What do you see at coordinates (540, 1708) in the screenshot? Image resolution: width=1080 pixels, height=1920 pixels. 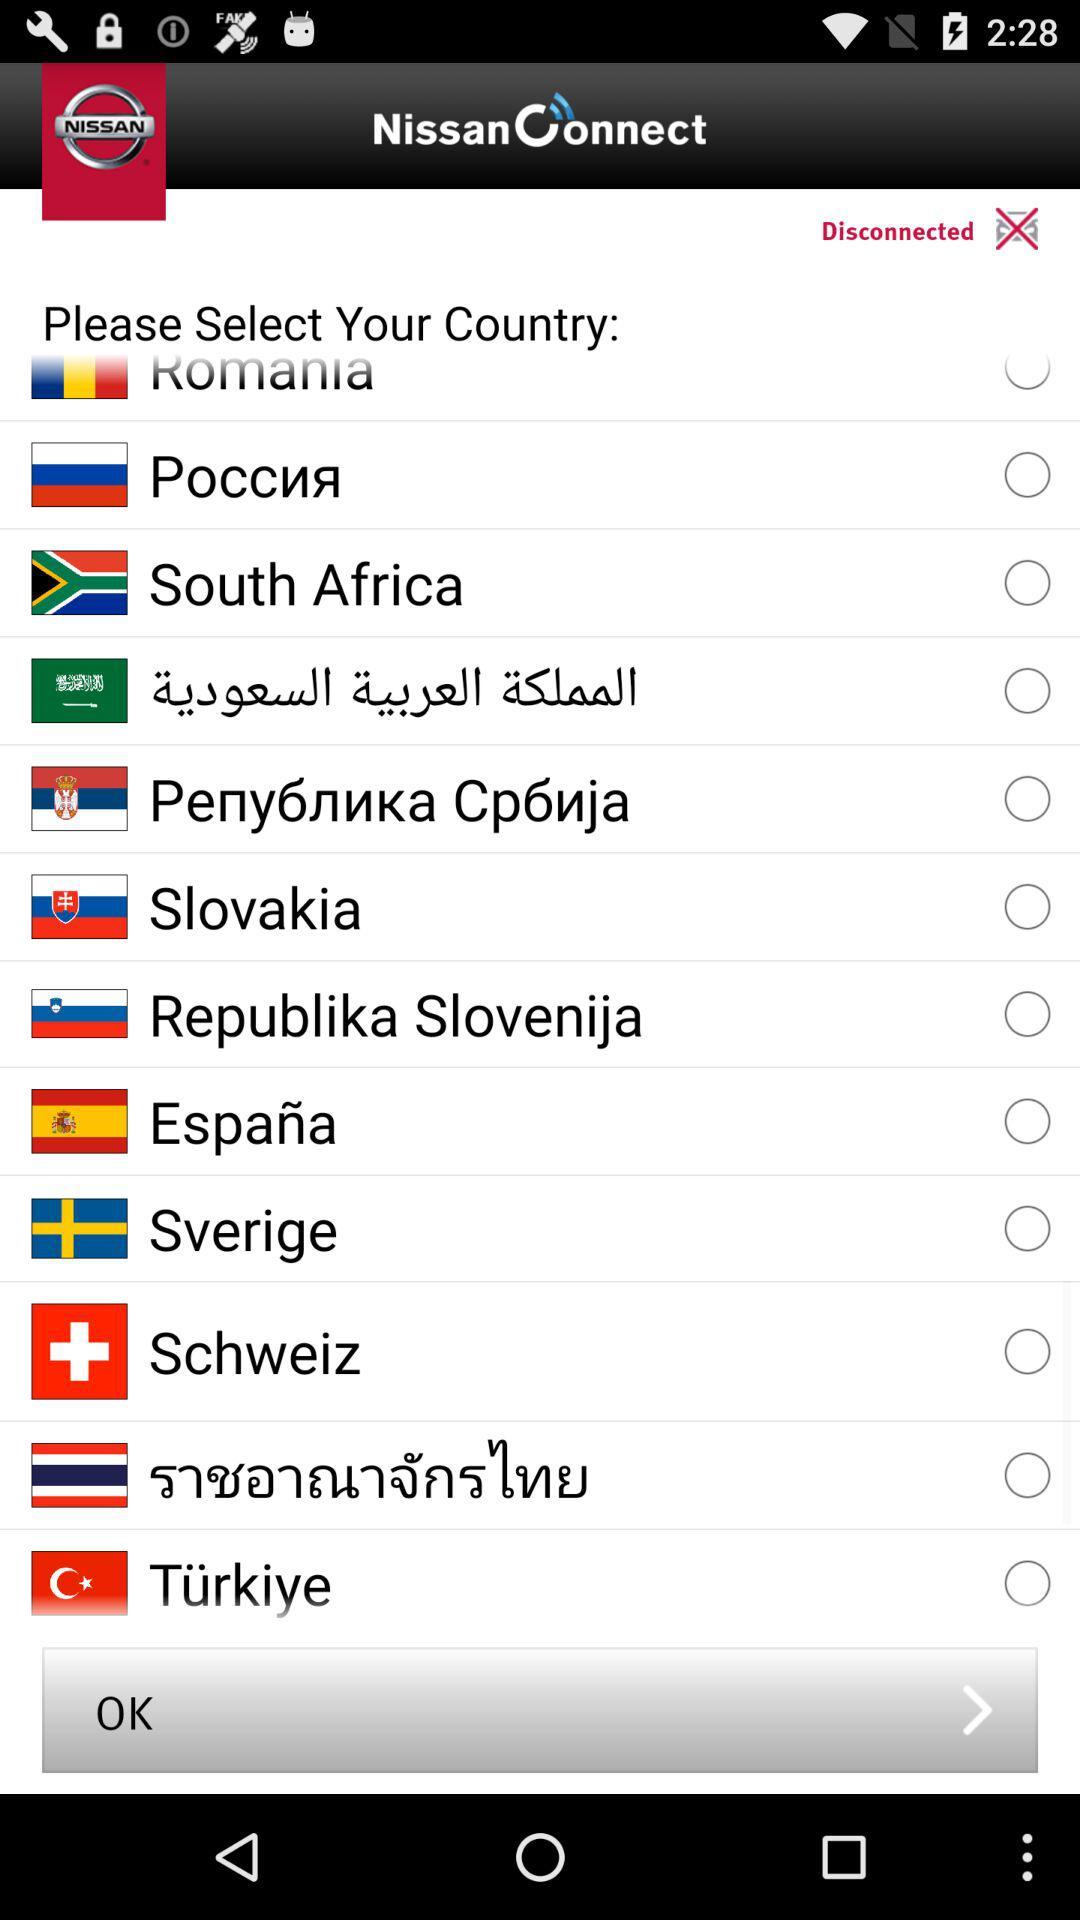 I see `ok icon` at bounding box center [540, 1708].